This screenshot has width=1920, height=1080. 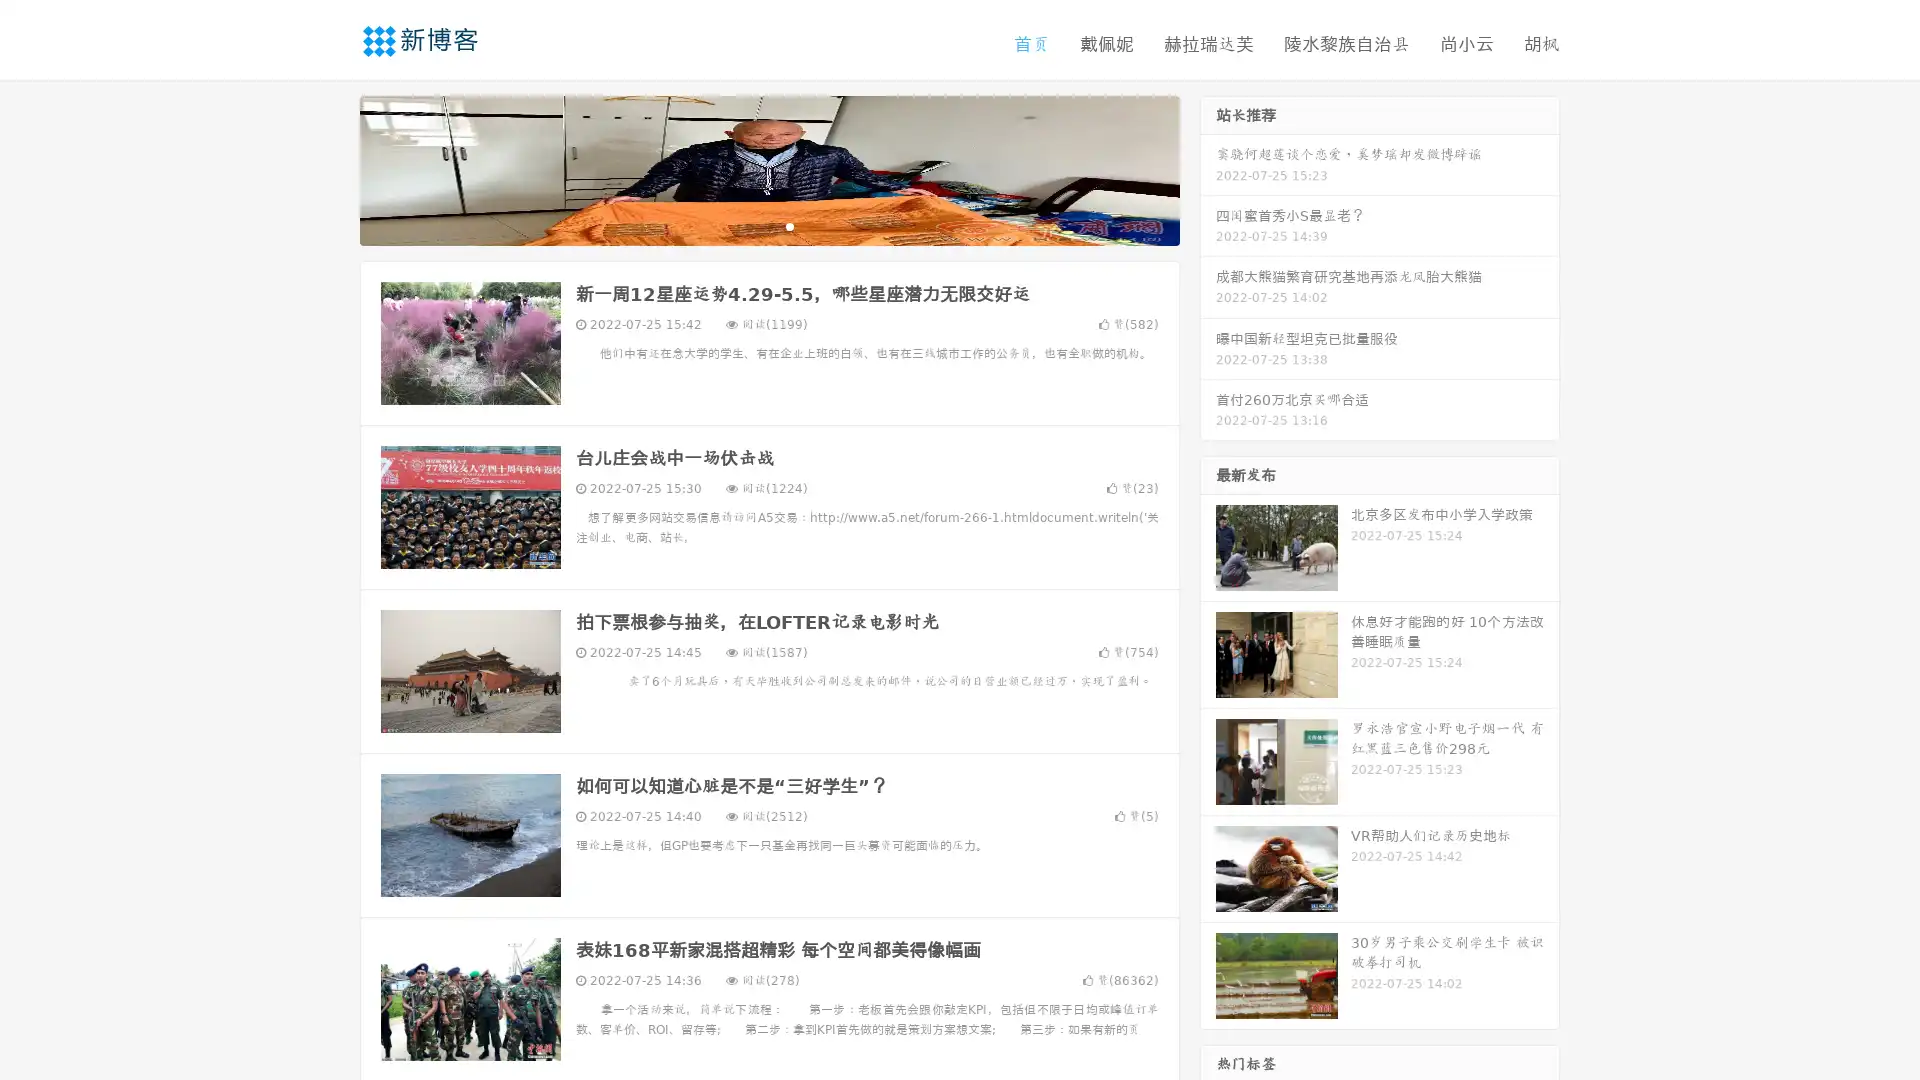 I want to click on Go to slide 2, so click(x=768, y=225).